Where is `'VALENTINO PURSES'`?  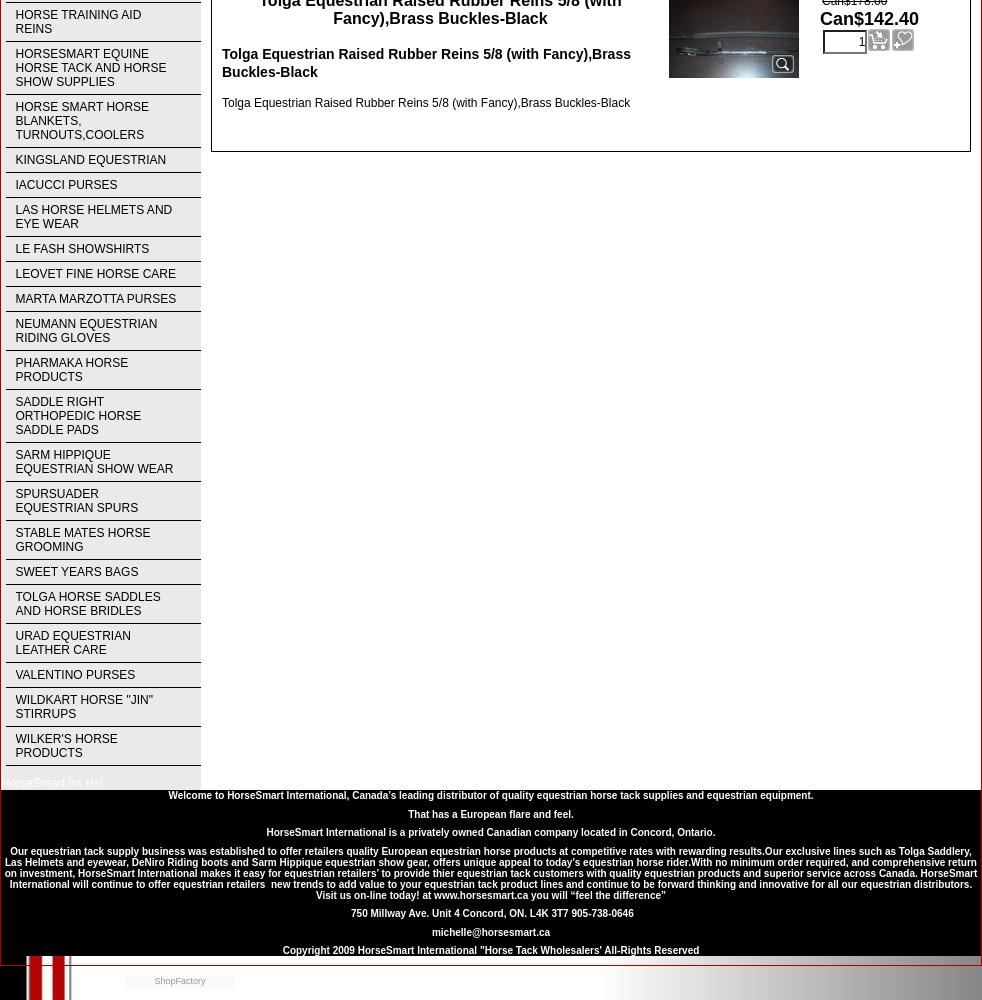 'VALENTINO PURSES' is located at coordinates (14, 675).